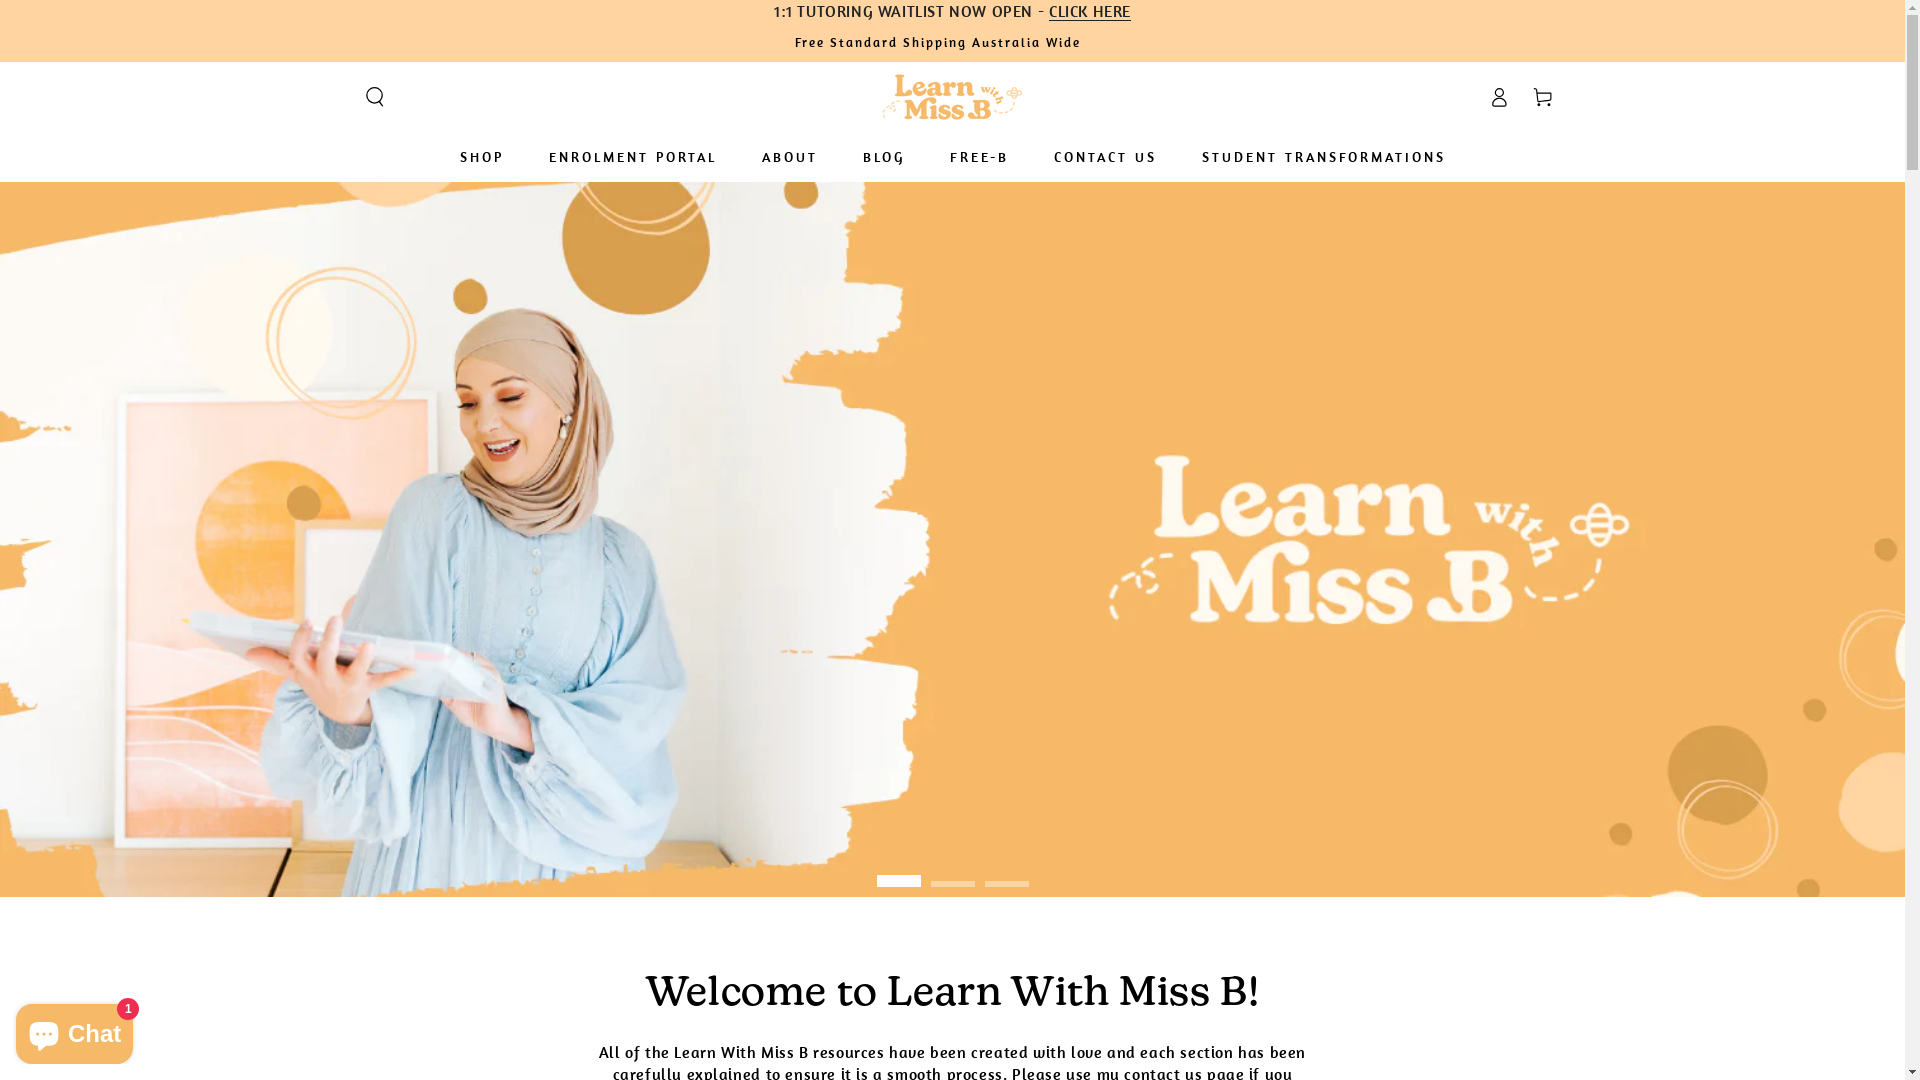 The image size is (1920, 1080). I want to click on 'SHOP', so click(443, 156).